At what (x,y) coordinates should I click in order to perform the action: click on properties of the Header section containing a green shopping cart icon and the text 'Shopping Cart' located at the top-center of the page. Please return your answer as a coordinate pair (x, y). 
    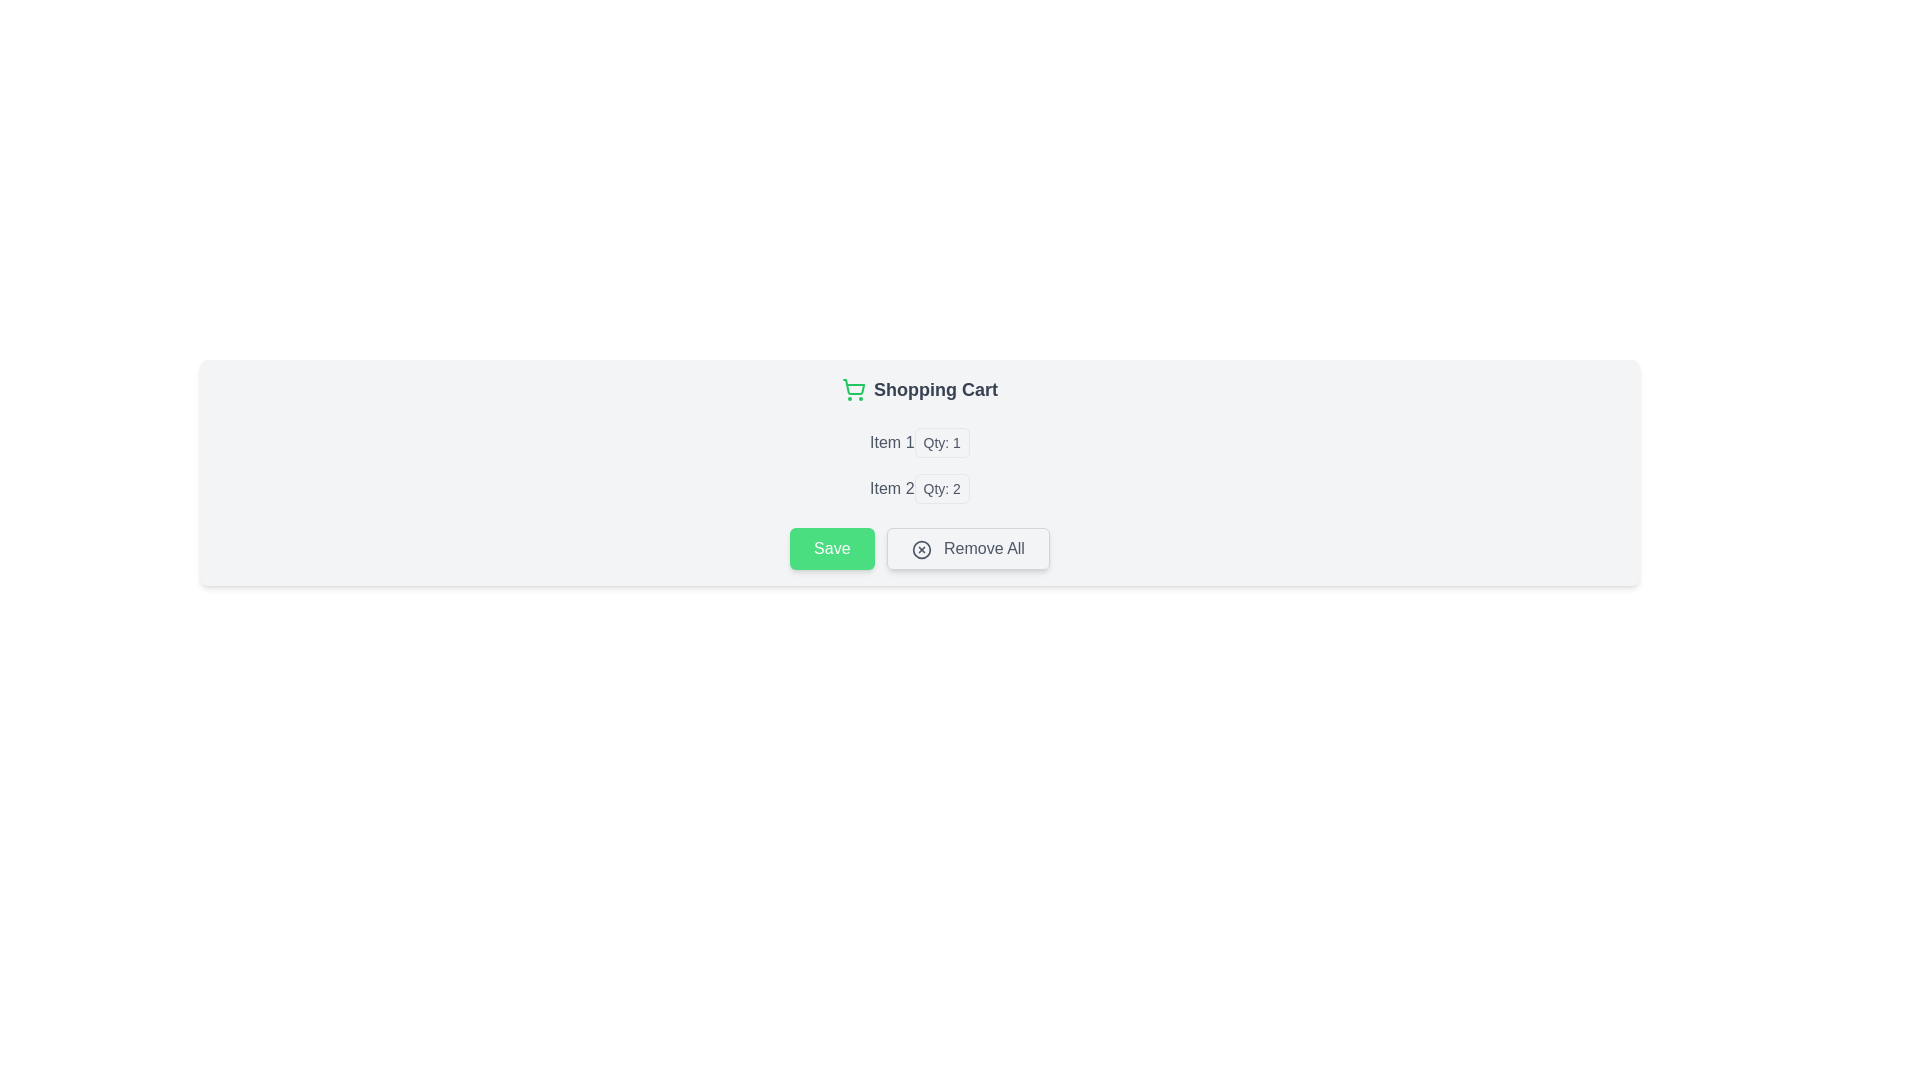
    Looking at the image, I should click on (919, 397).